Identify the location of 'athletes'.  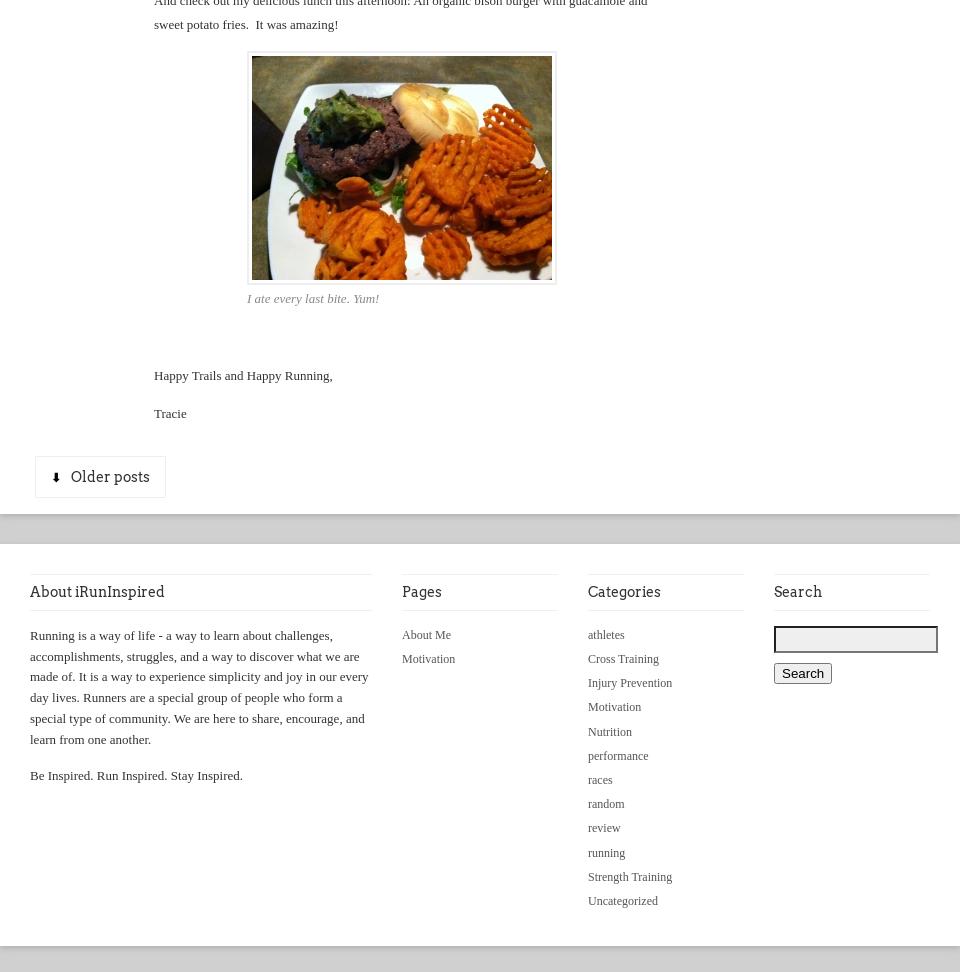
(605, 634).